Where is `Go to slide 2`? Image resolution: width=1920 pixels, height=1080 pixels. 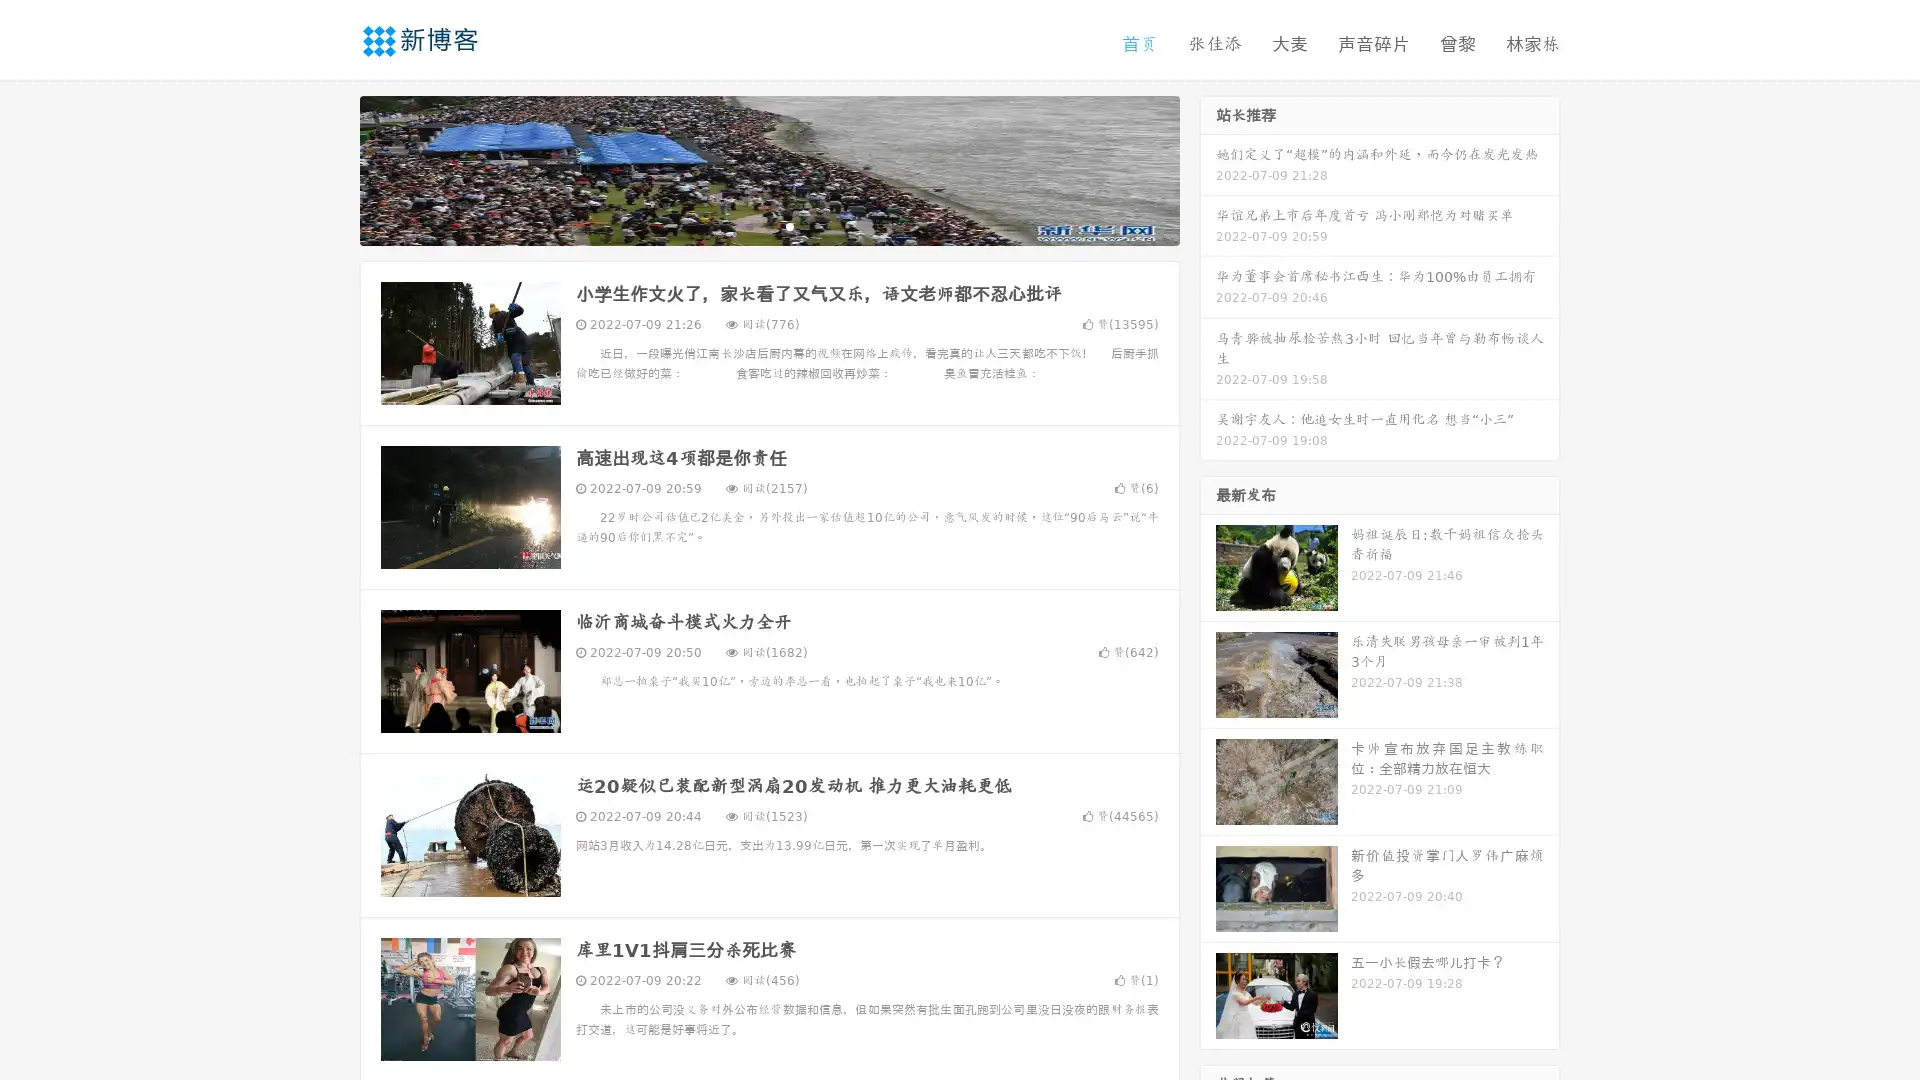
Go to slide 2 is located at coordinates (768, 225).